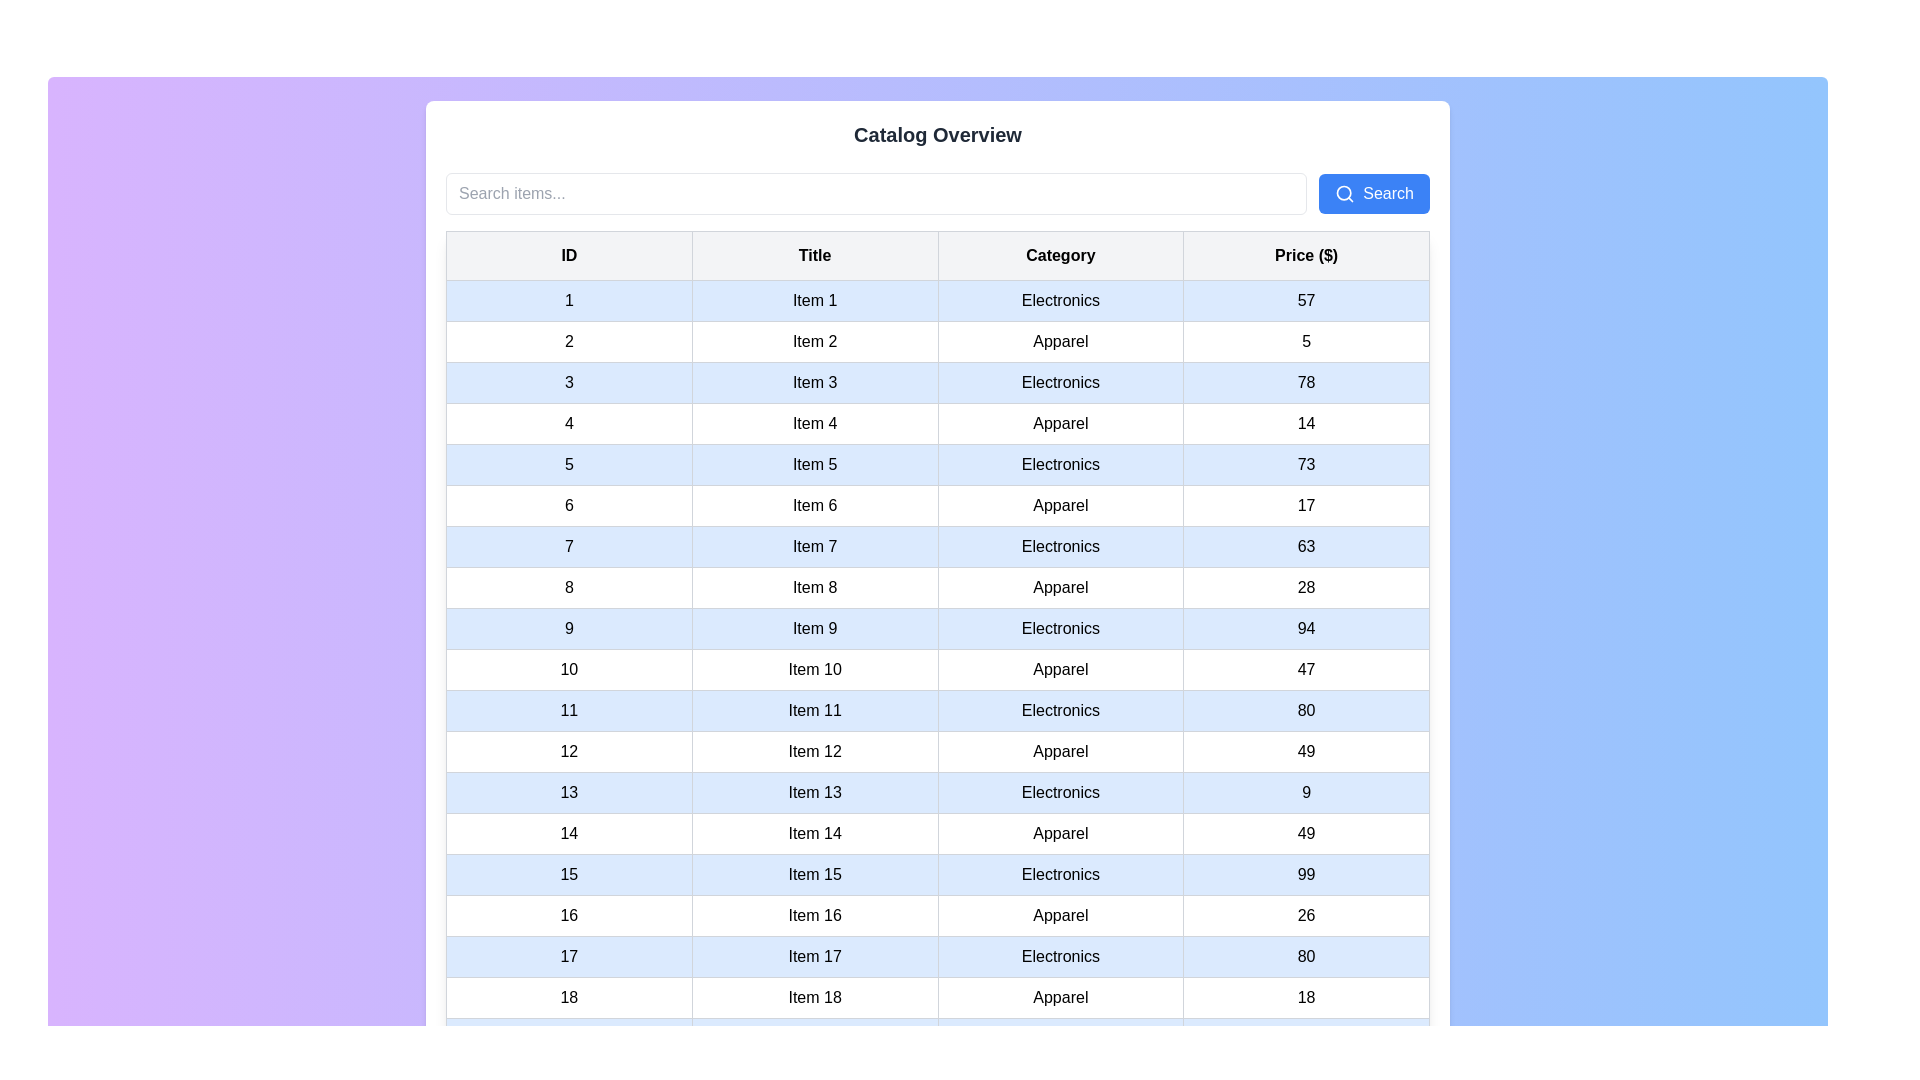 Image resolution: width=1920 pixels, height=1080 pixels. I want to click on the leftmost table cell displaying the identifier '14' in the first column labeled 'ID', so click(568, 833).